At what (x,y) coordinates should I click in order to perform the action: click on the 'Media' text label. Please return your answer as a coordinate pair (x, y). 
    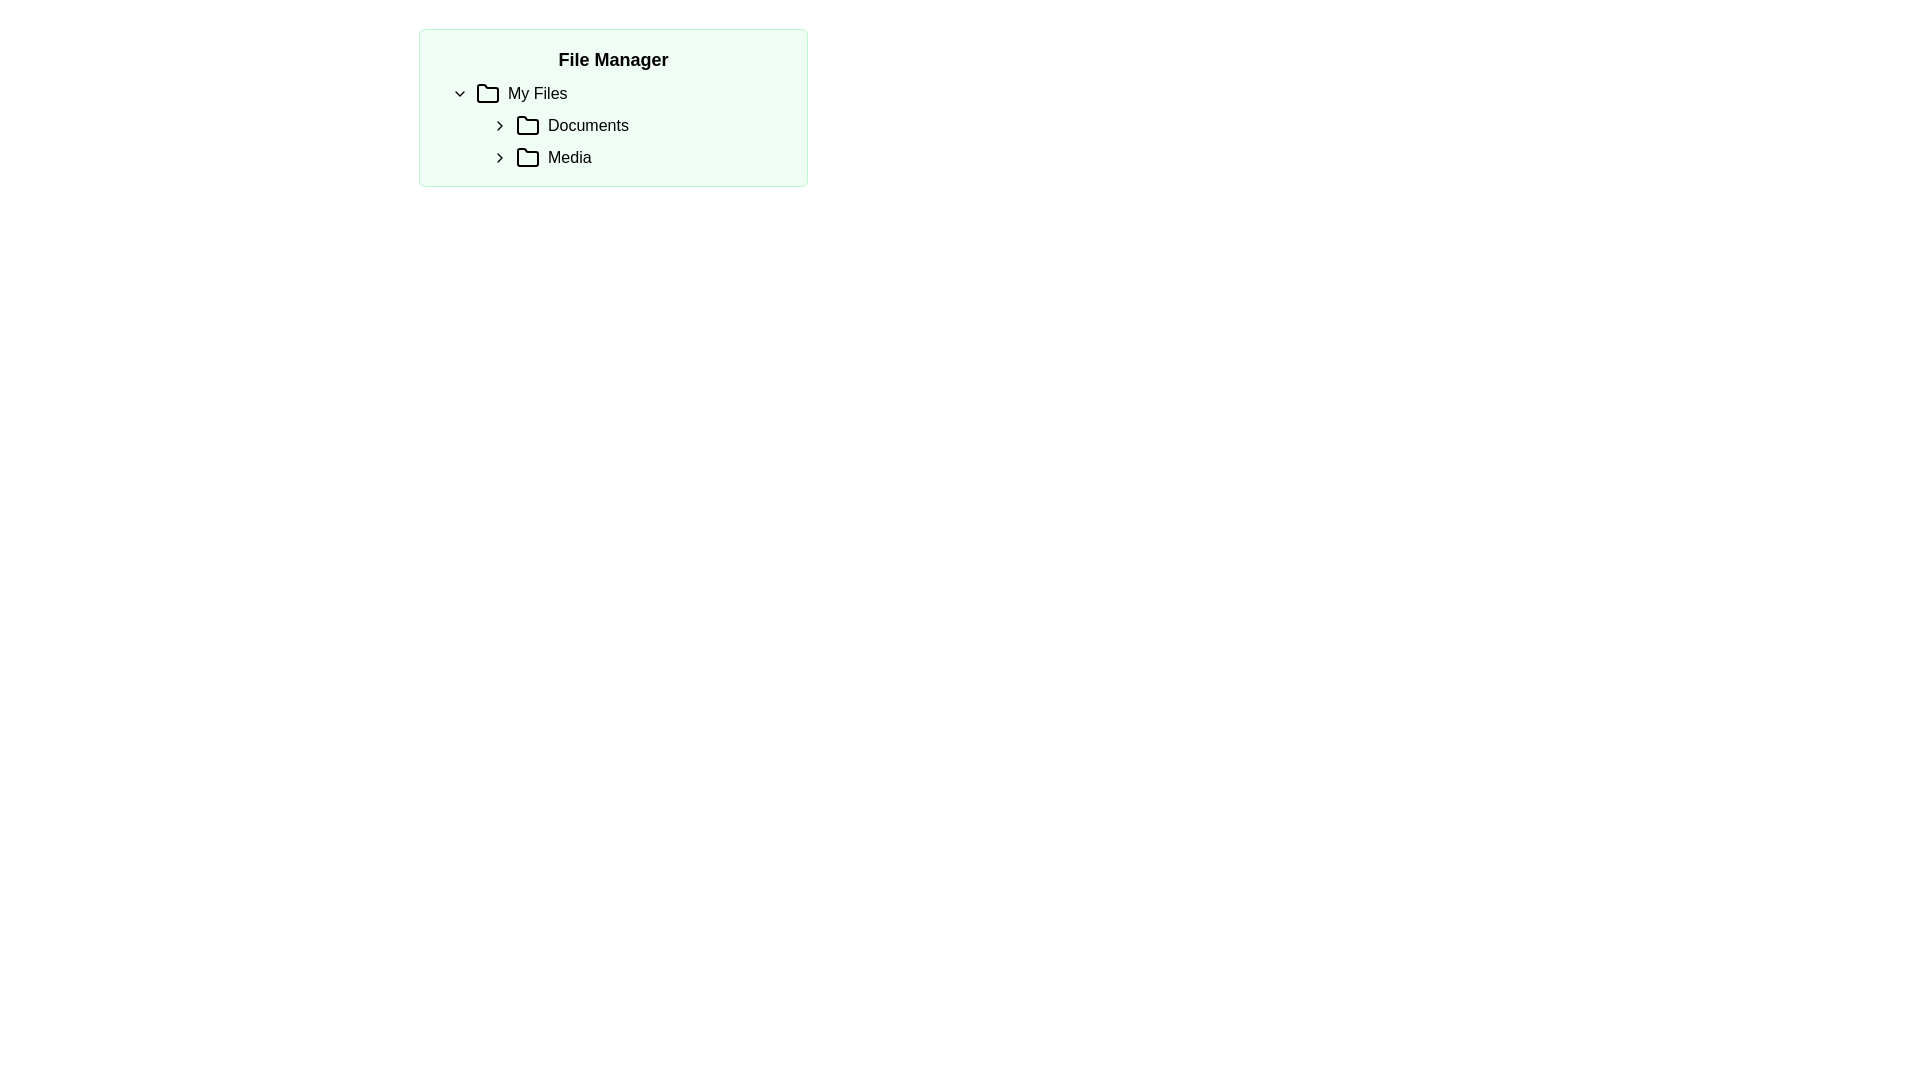
    Looking at the image, I should click on (568, 157).